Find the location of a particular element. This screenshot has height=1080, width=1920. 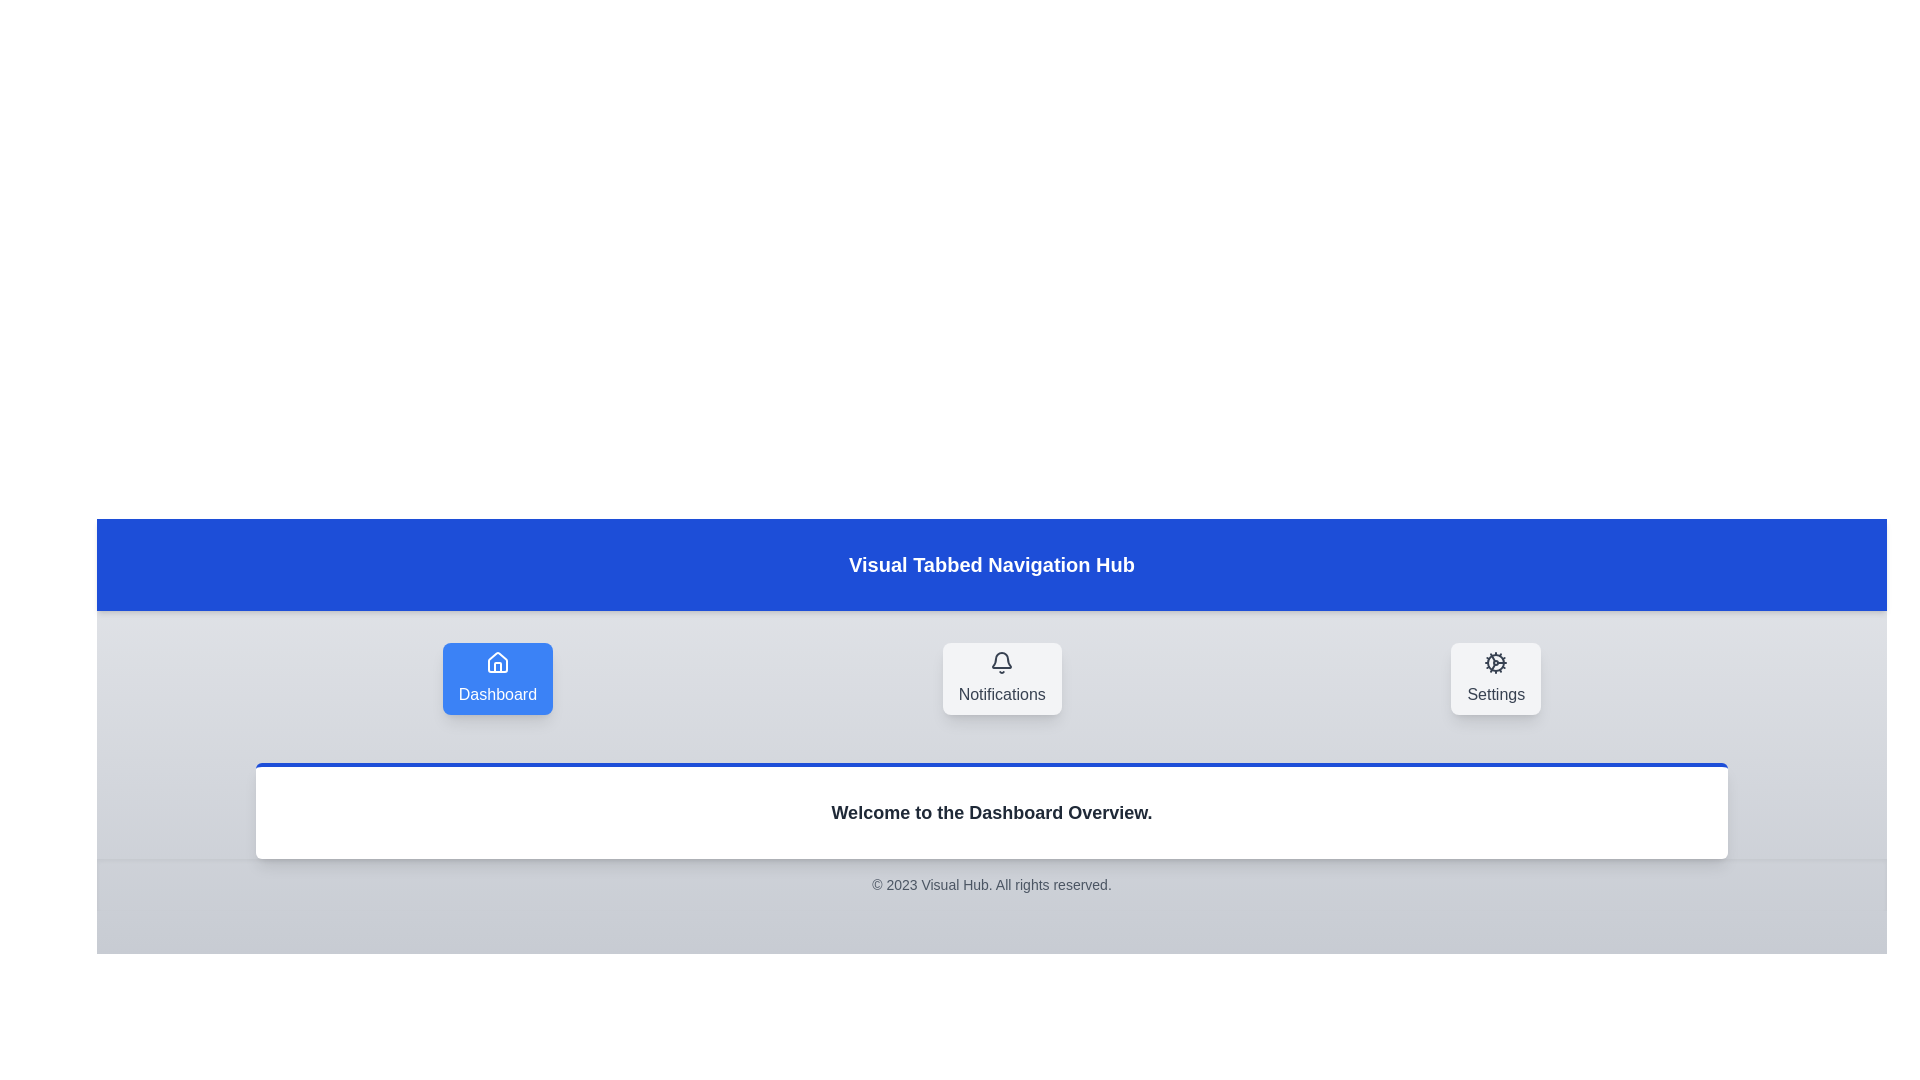

the 'Notifications' text label, which is displayed in a medium-weight font style and is located below the bell icon within the navigation bar is located at coordinates (1002, 693).